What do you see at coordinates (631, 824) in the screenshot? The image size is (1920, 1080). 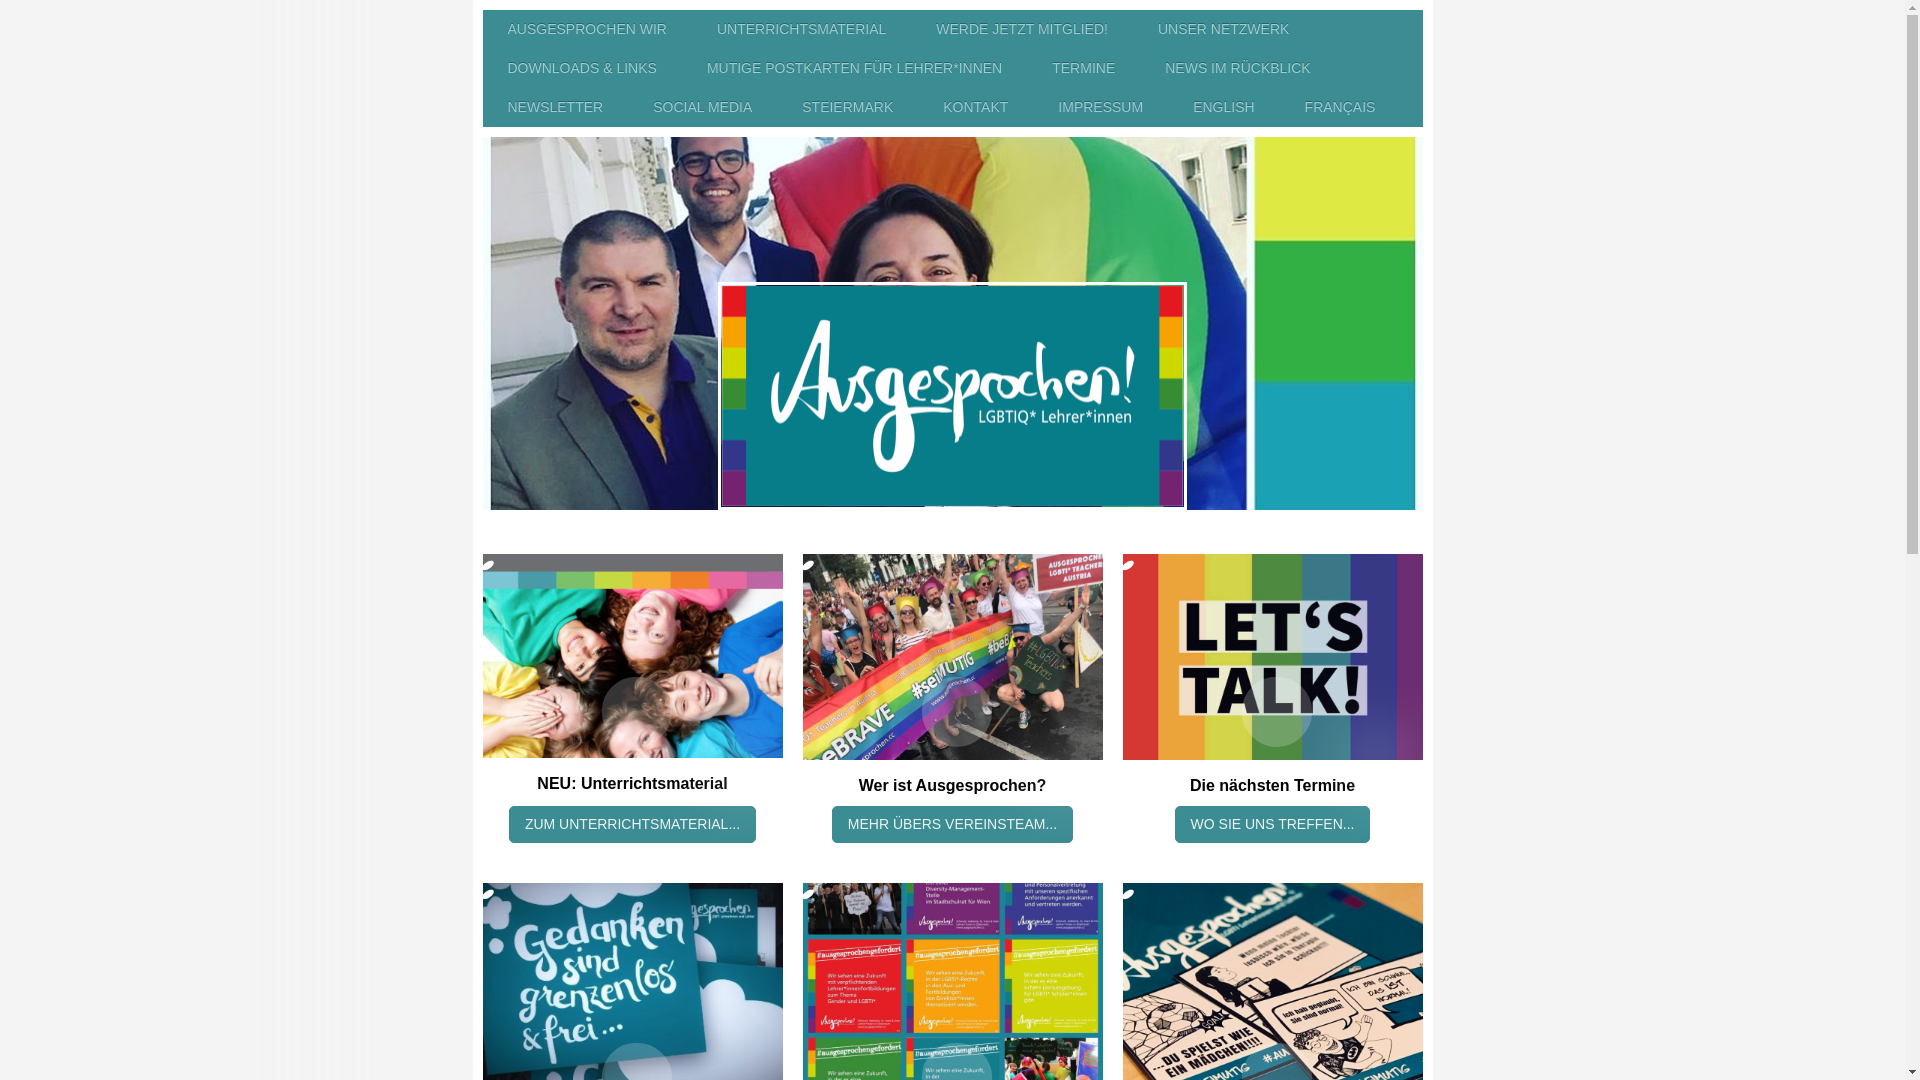 I see `'ZUM UNTERRICHTSMATERIAL...'` at bounding box center [631, 824].